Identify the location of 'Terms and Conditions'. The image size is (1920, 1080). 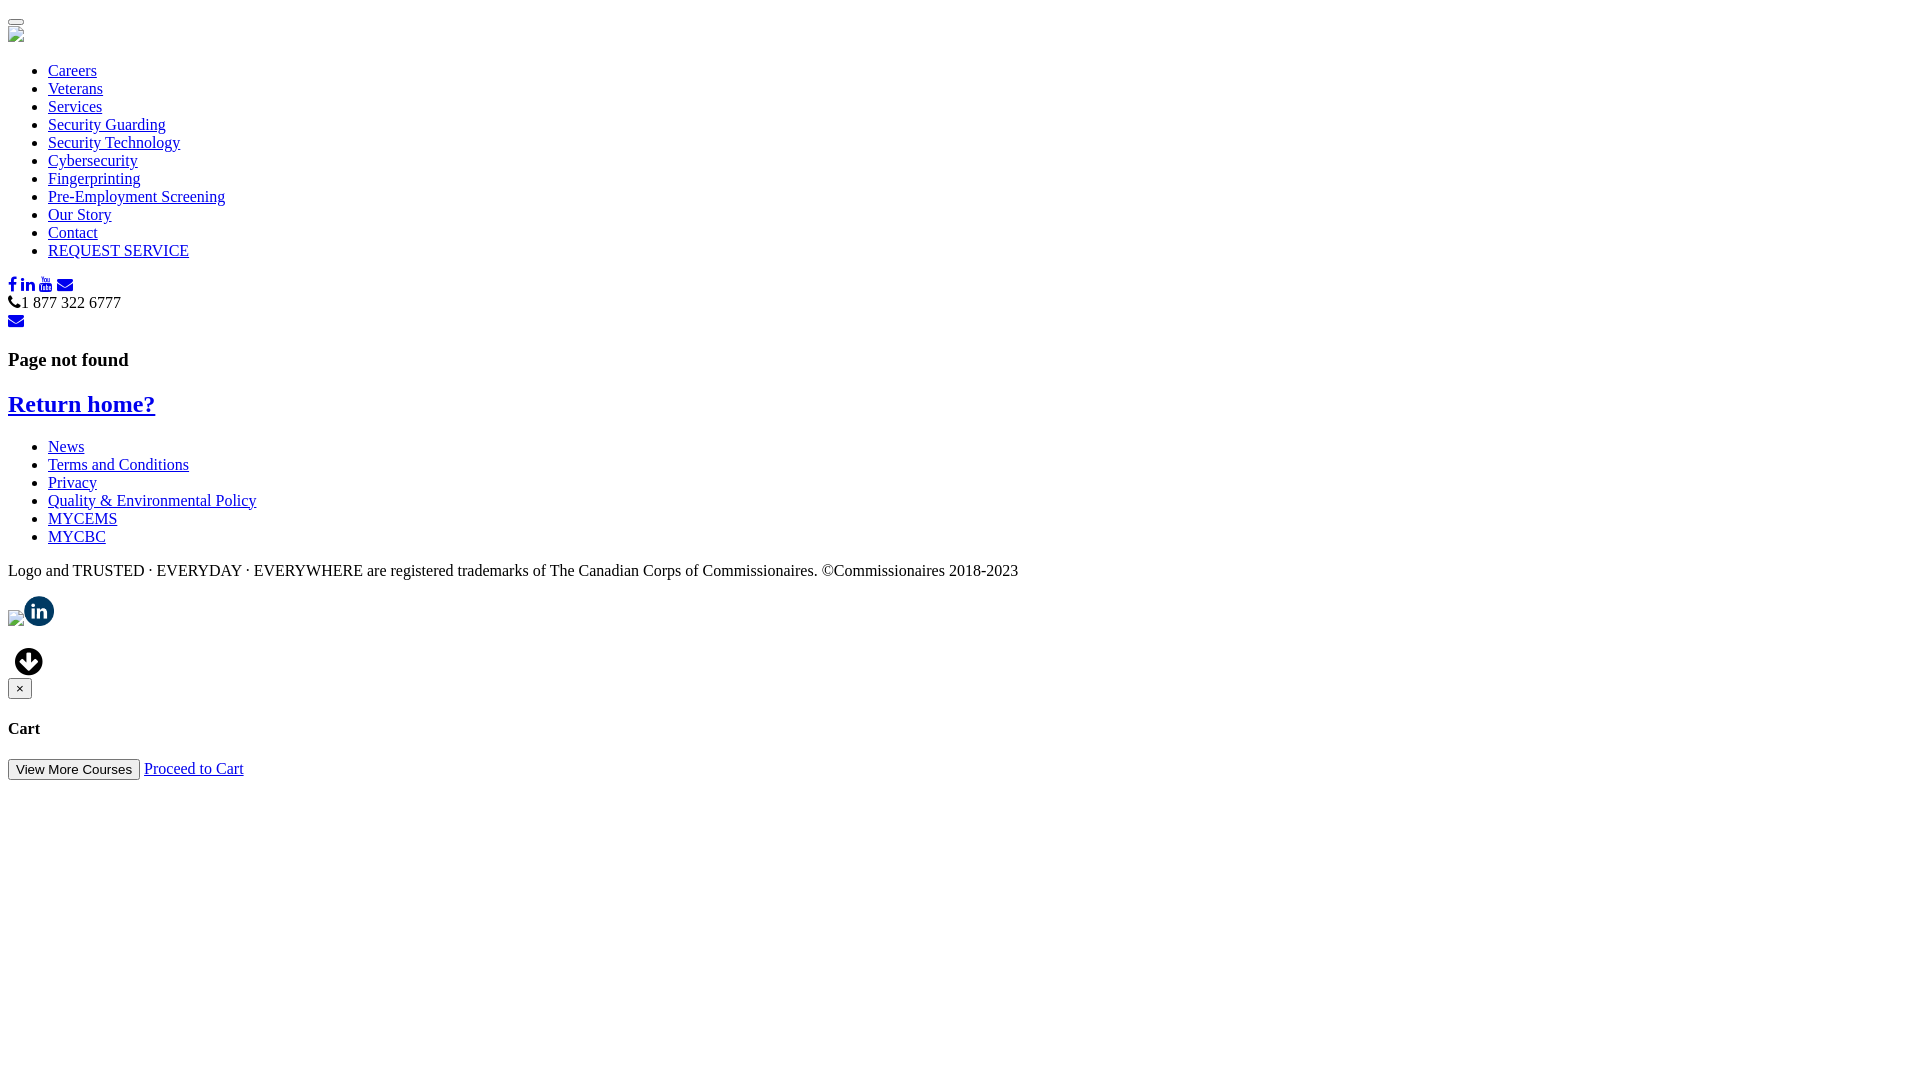
(117, 464).